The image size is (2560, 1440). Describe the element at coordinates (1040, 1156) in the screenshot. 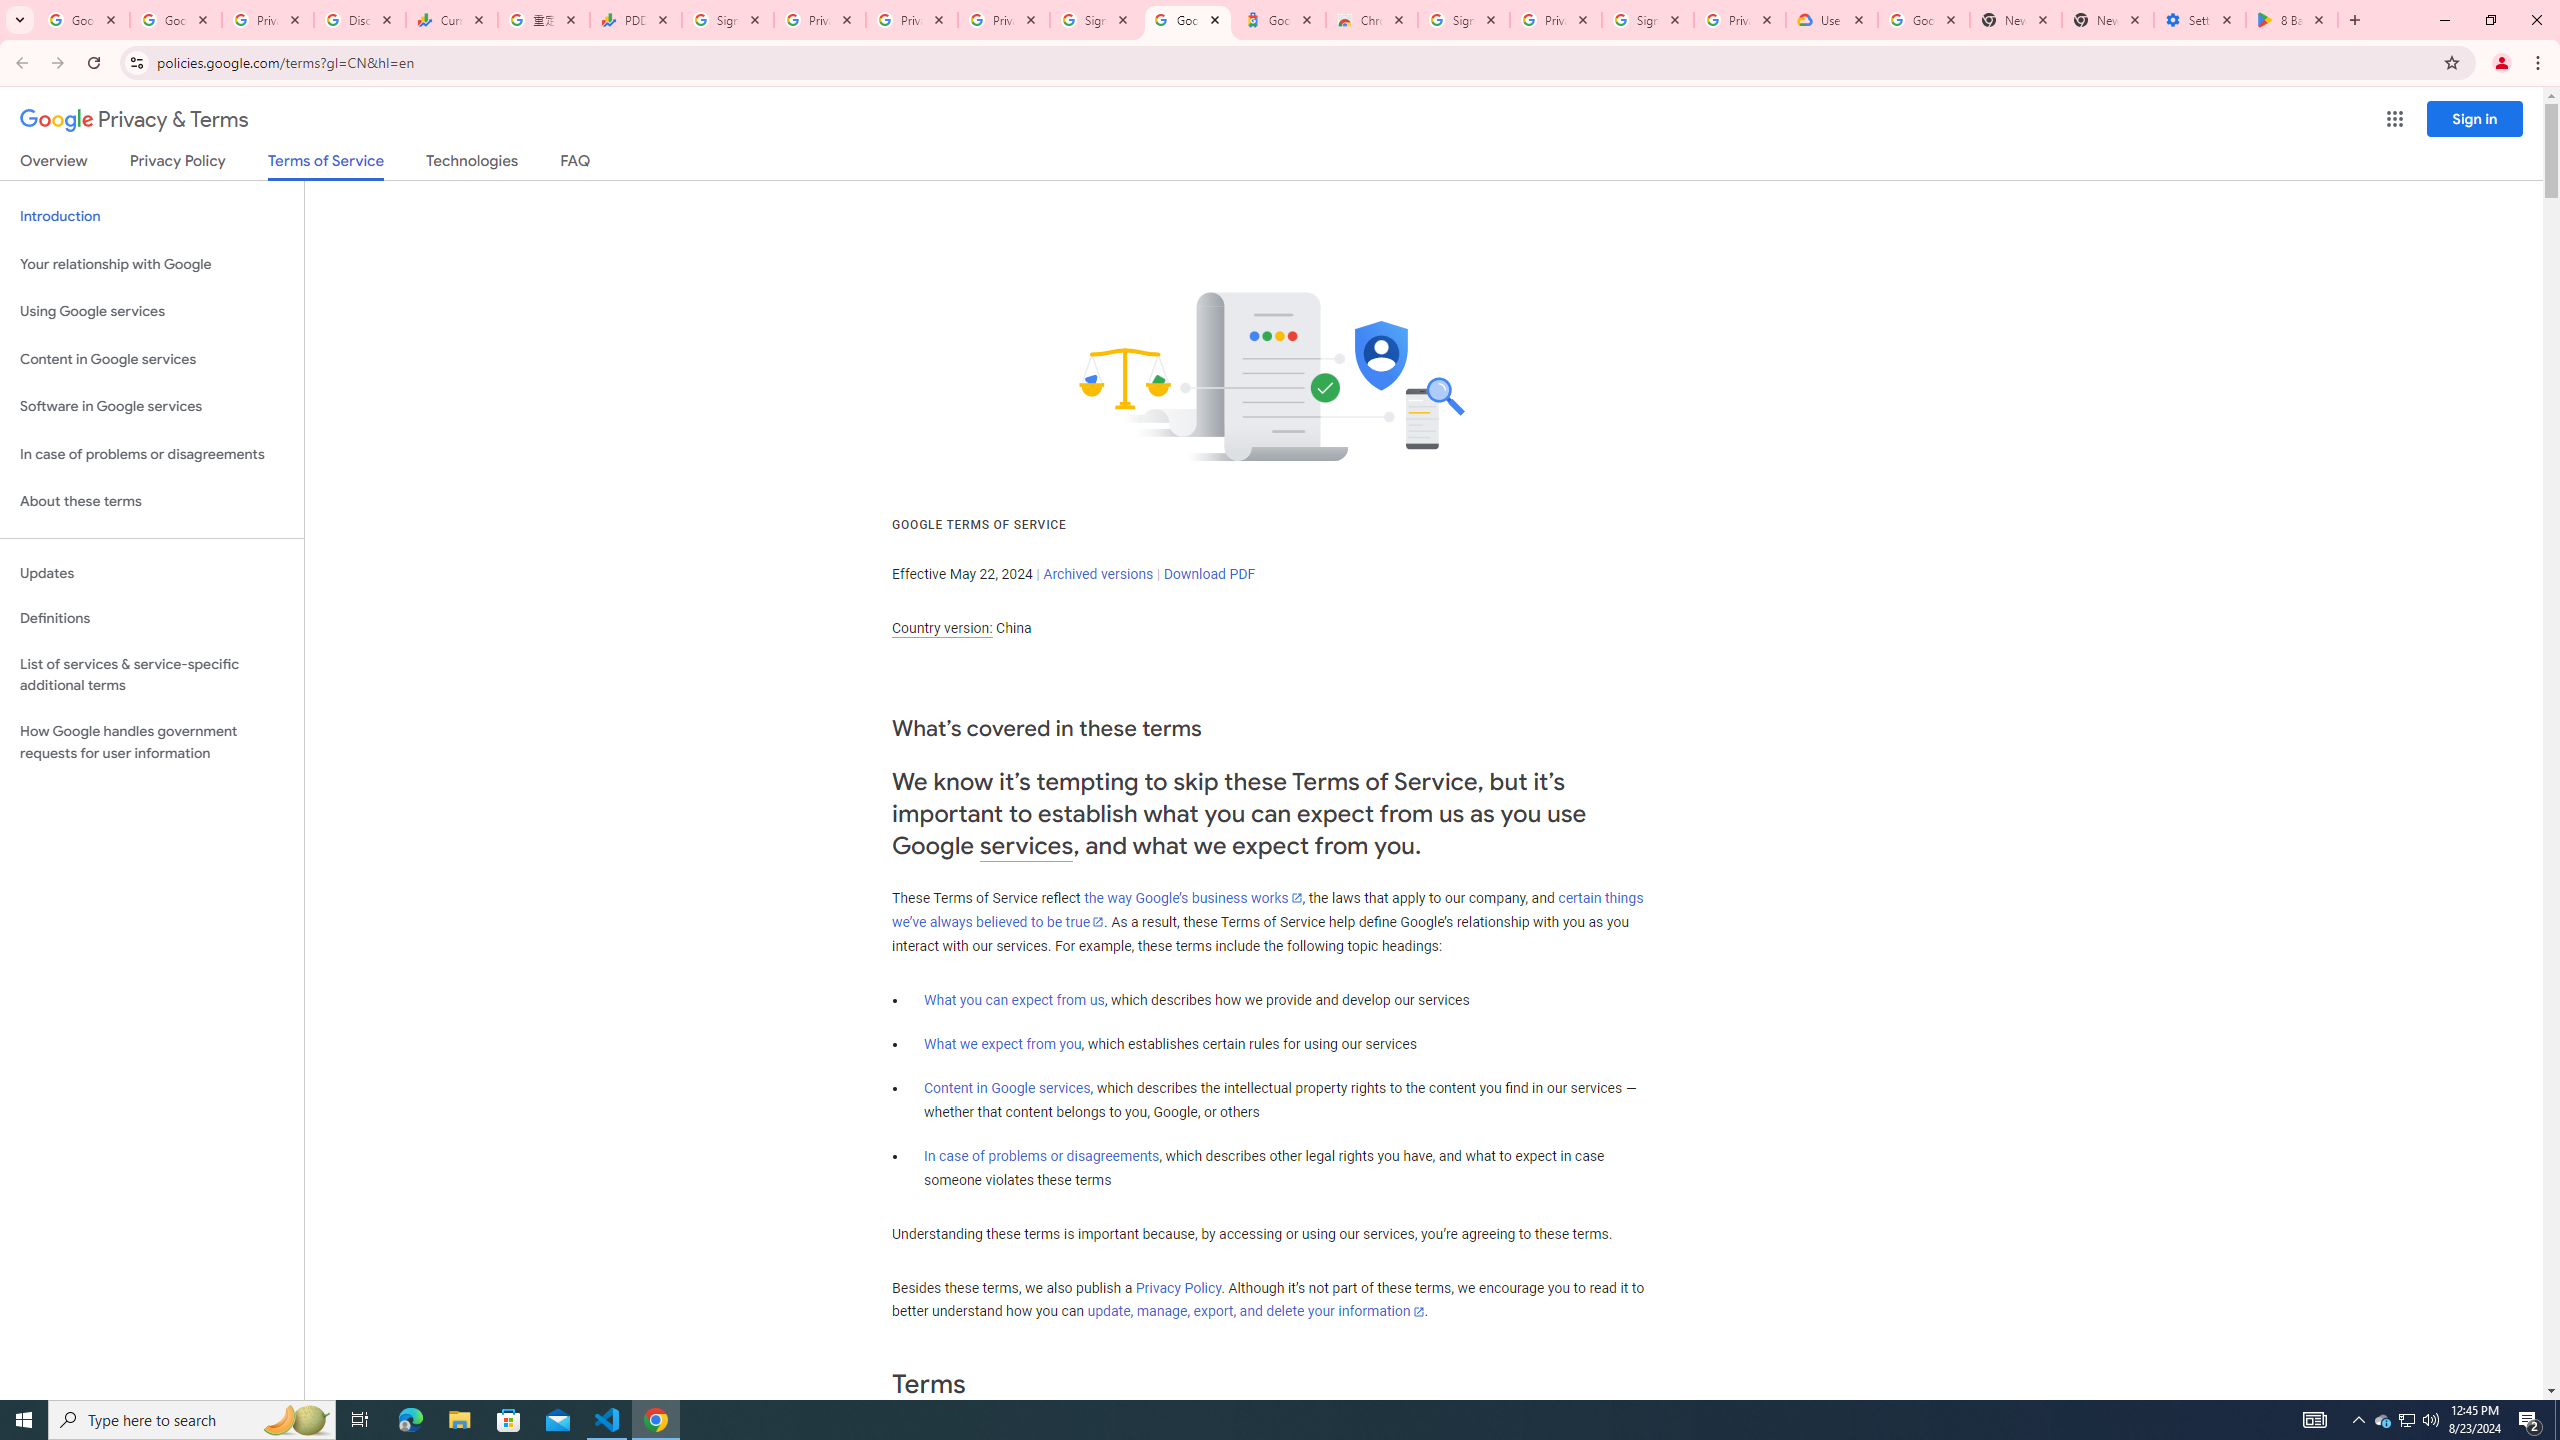

I see `'In case of problems or disagreements'` at that location.